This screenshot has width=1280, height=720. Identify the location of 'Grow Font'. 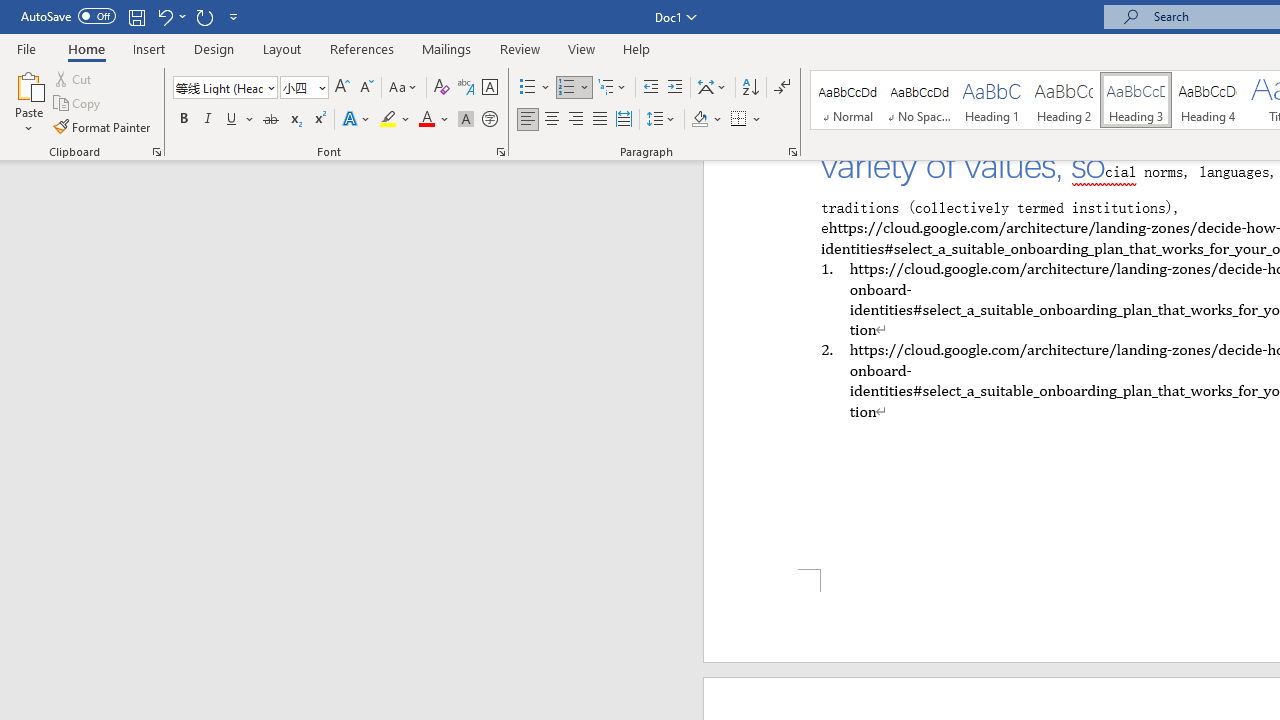
(342, 86).